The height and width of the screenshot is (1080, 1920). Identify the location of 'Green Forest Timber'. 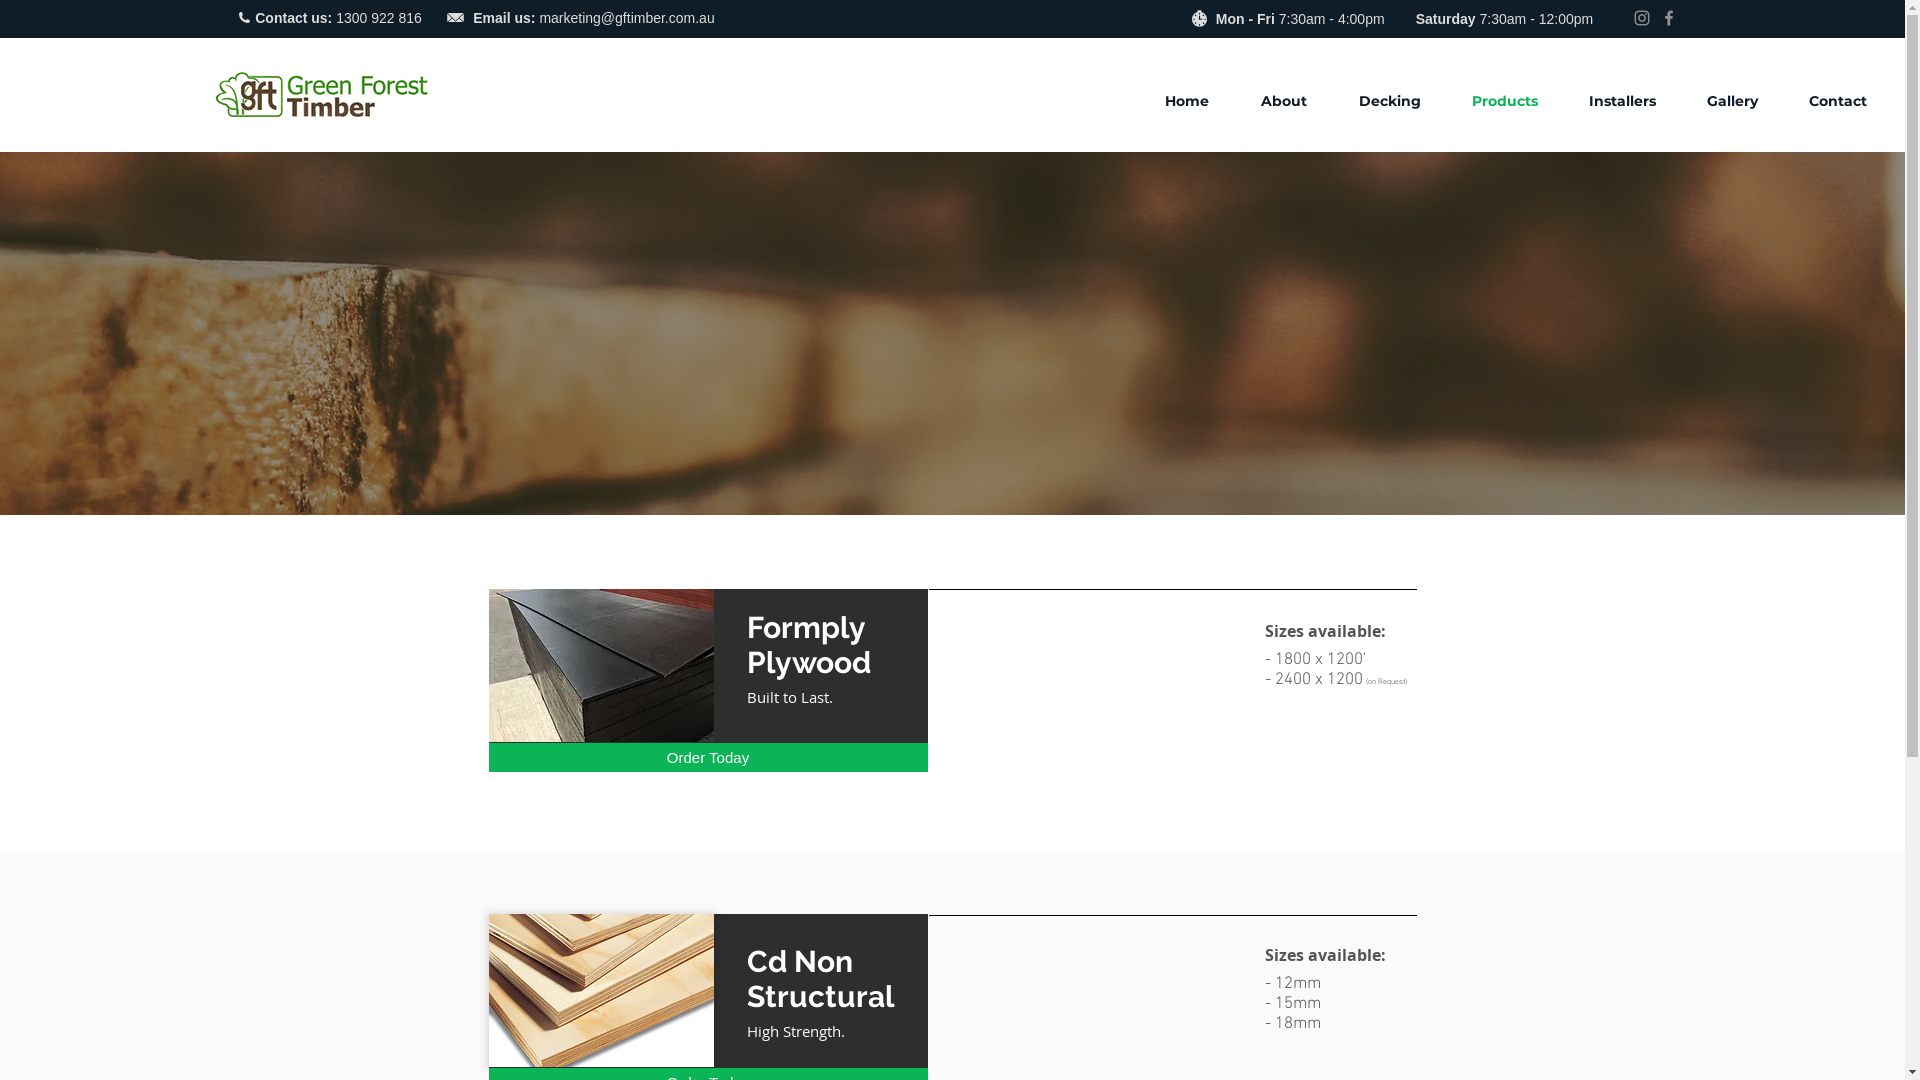
(321, 94).